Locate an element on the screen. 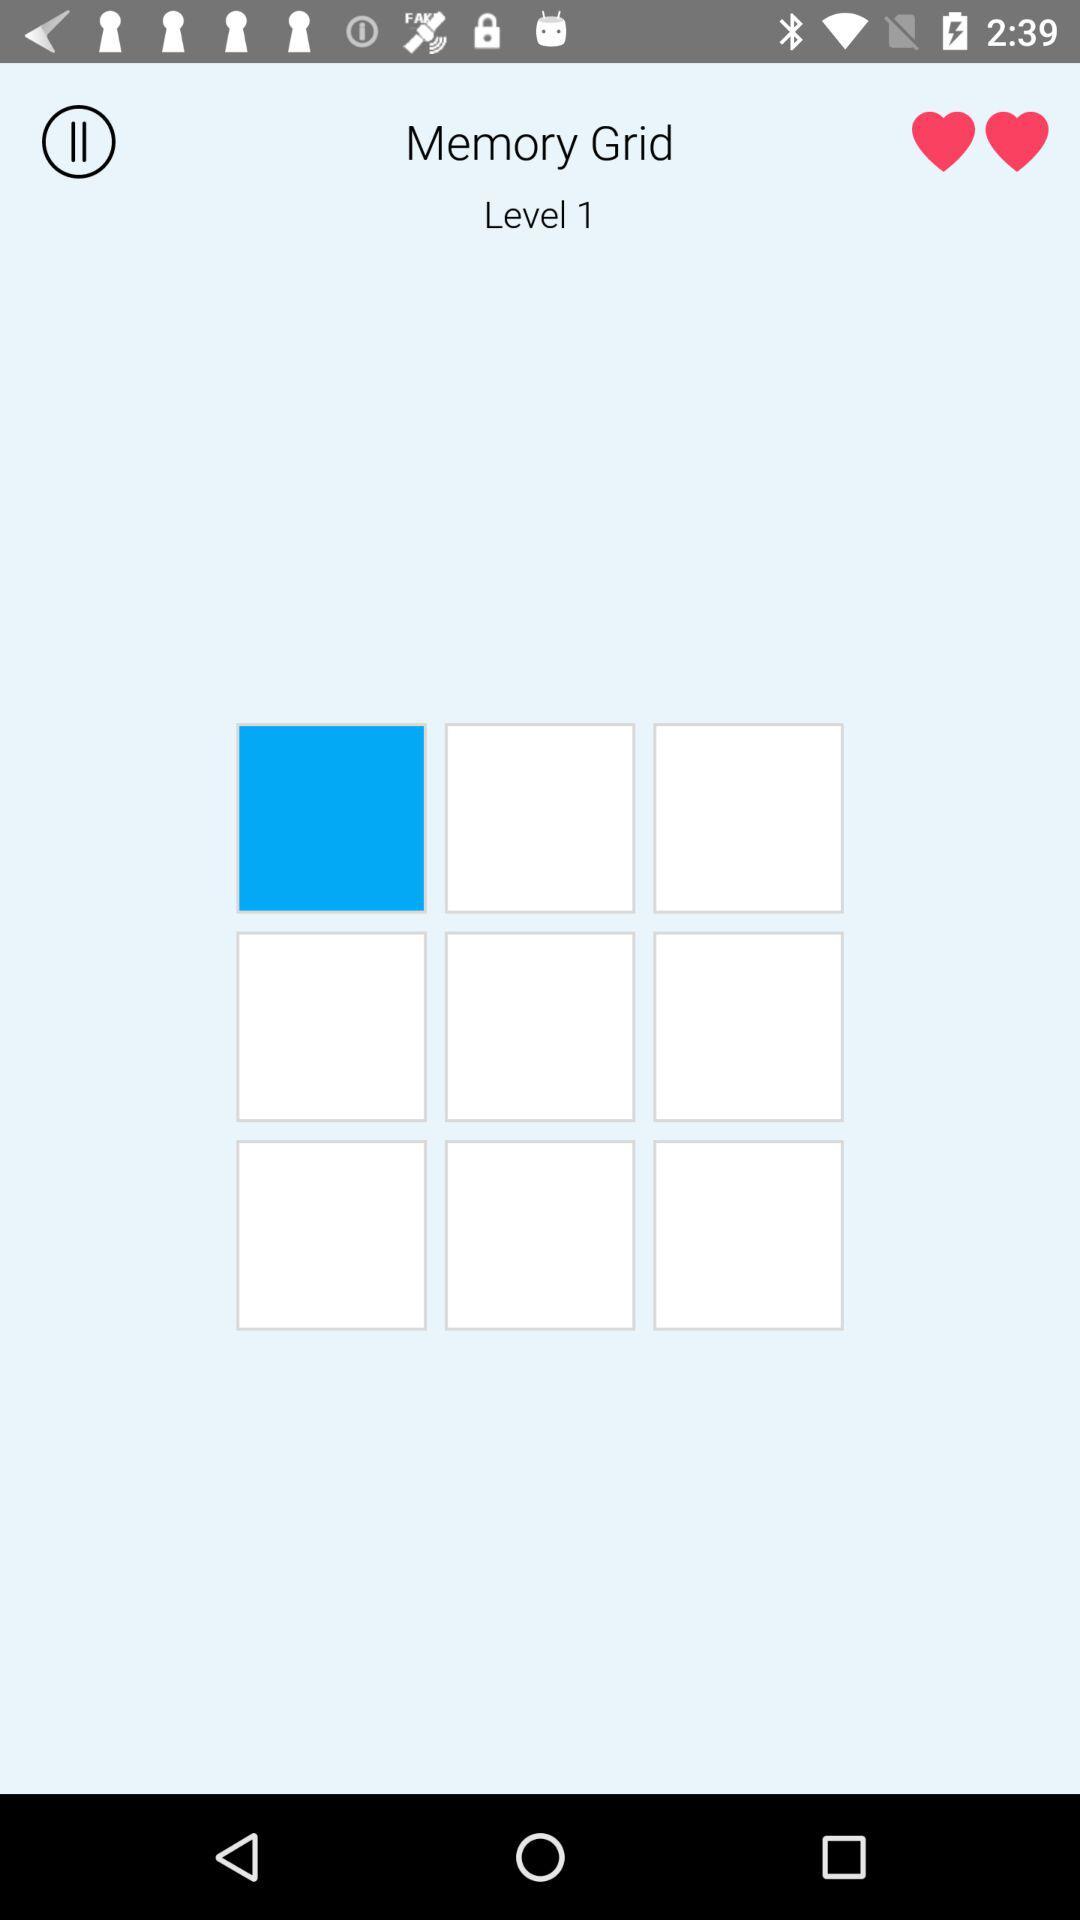  next players turn is located at coordinates (330, 1234).